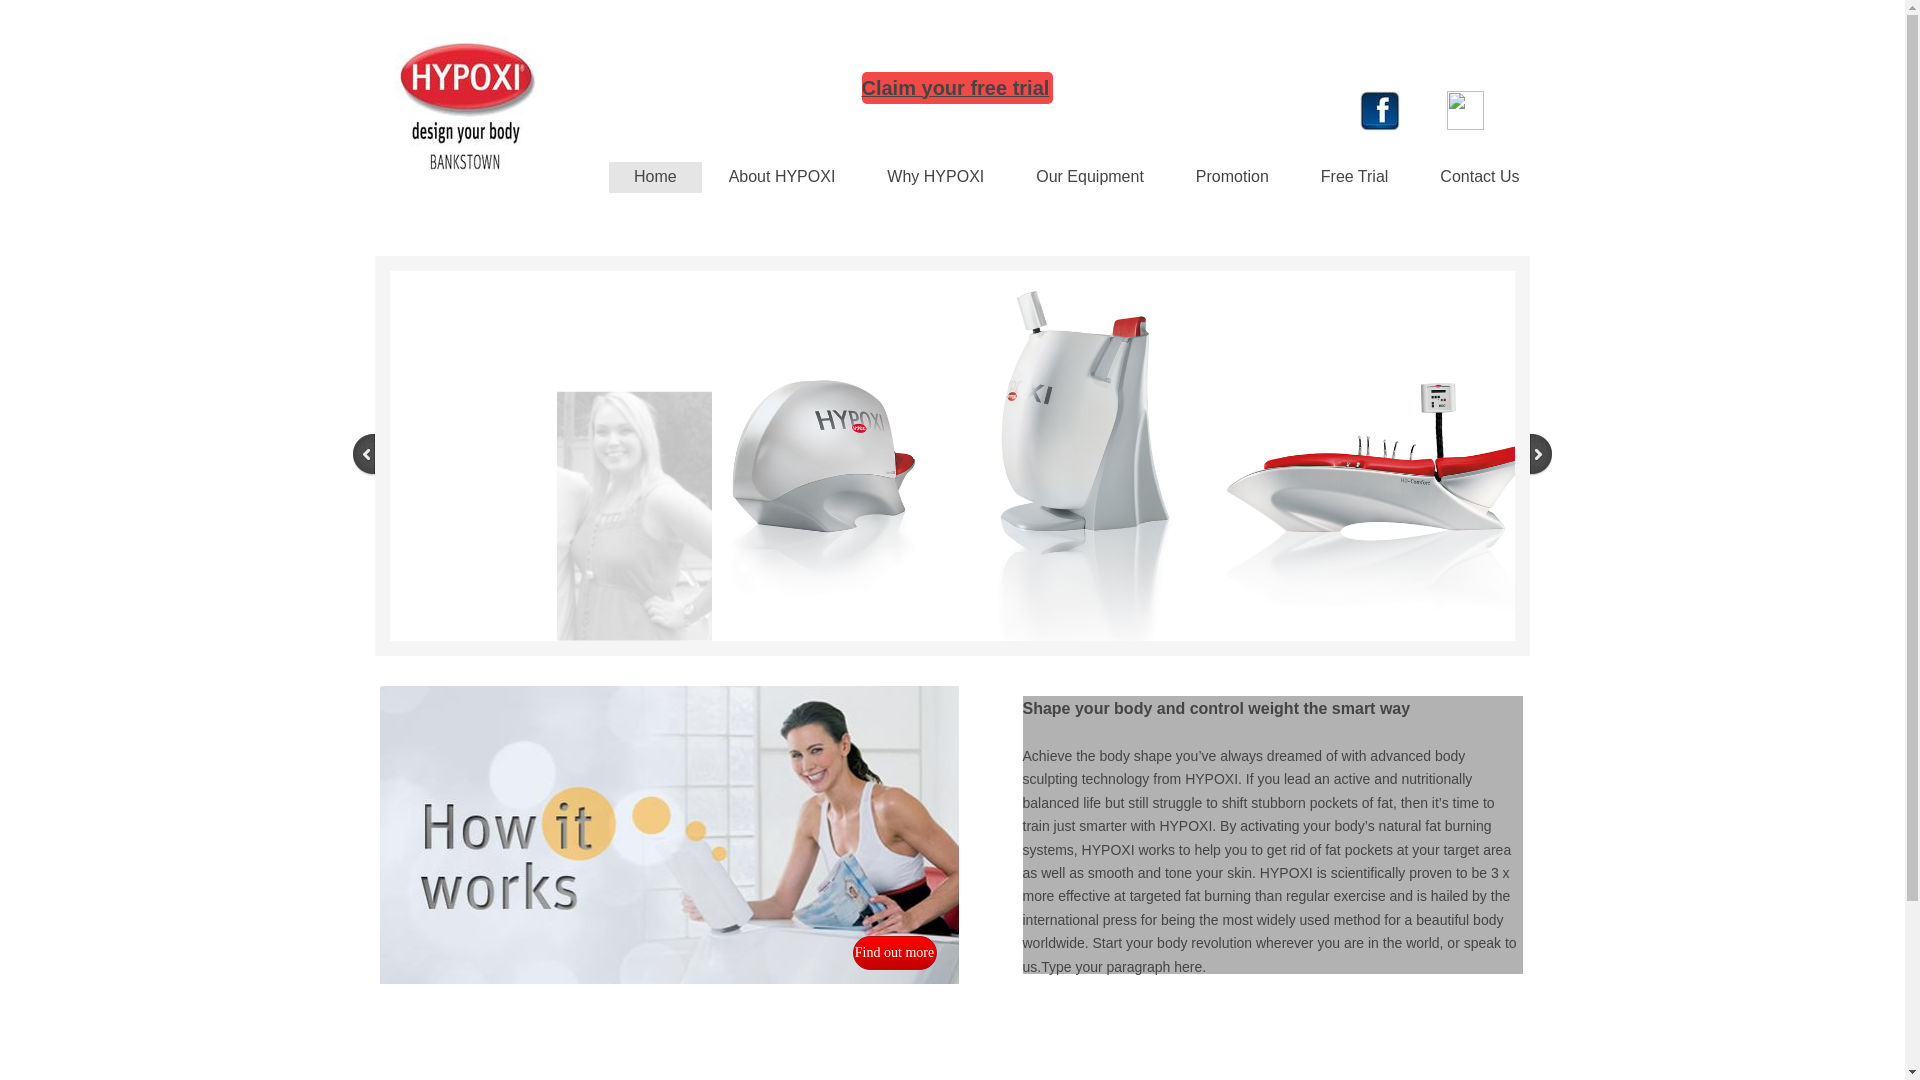 The height and width of the screenshot is (1080, 1920). I want to click on 'Why HYPOXI', so click(934, 176).